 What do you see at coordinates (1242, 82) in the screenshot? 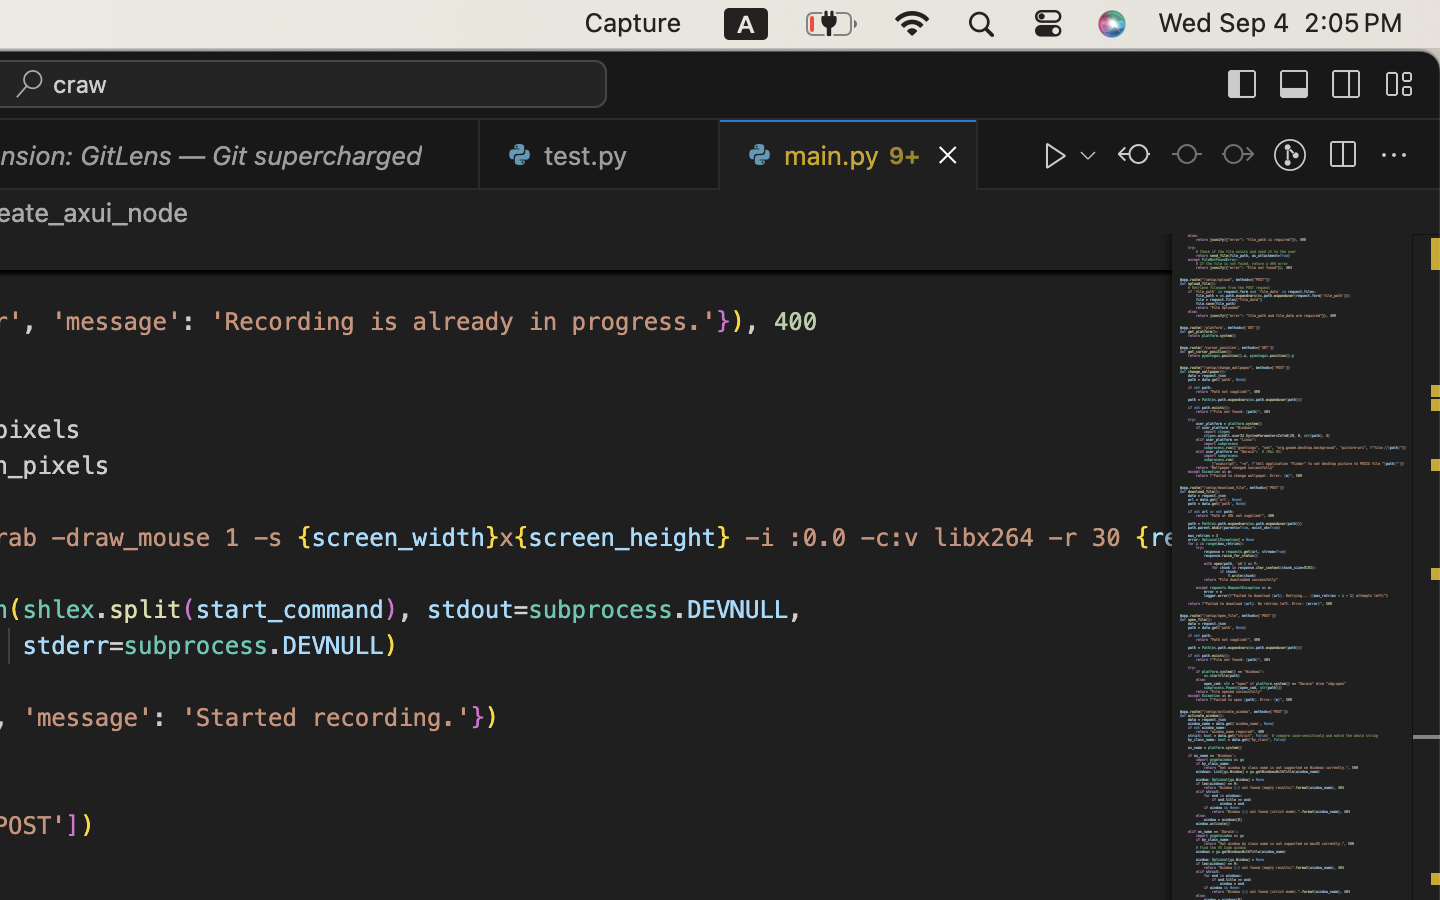
I see `''` at bounding box center [1242, 82].